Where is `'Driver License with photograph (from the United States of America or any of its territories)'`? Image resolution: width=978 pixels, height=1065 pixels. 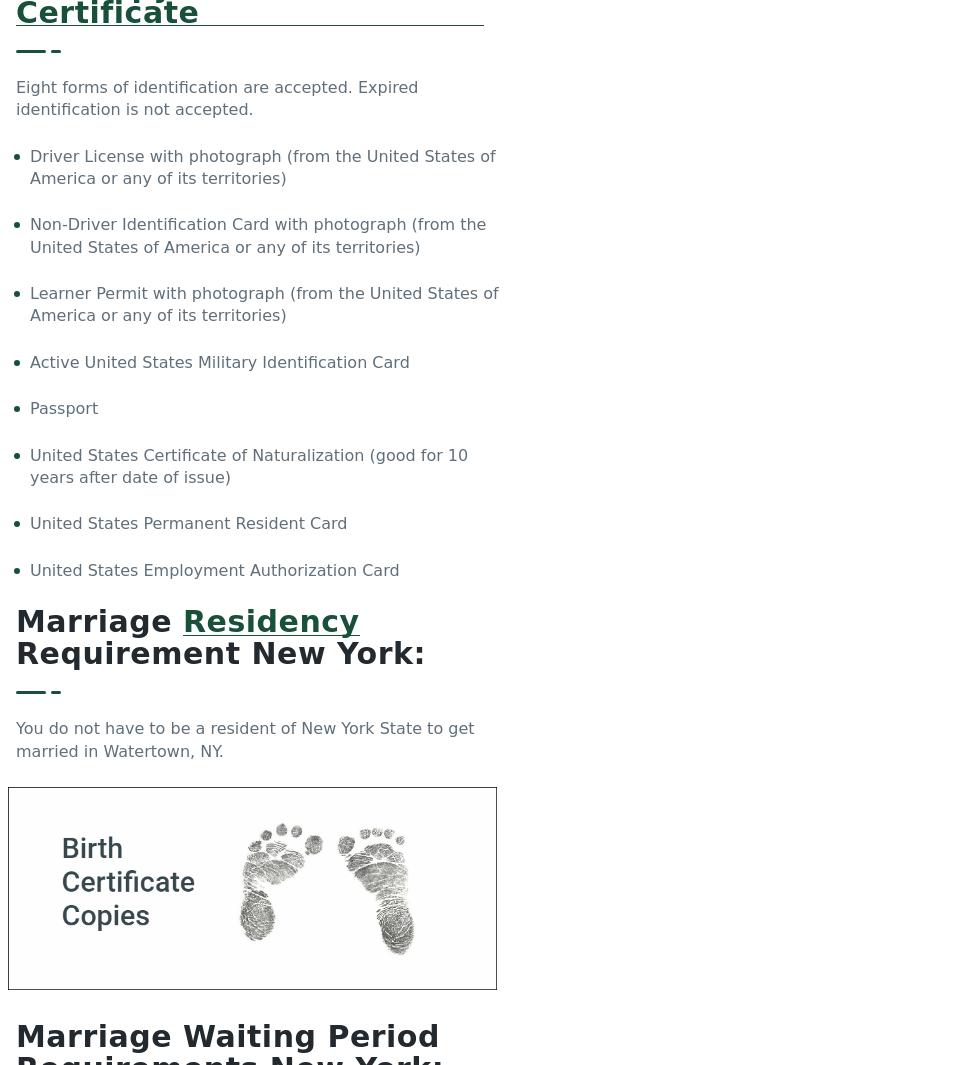 'Driver License with photograph (from the United States of America or any of its territories)' is located at coordinates (261, 165).